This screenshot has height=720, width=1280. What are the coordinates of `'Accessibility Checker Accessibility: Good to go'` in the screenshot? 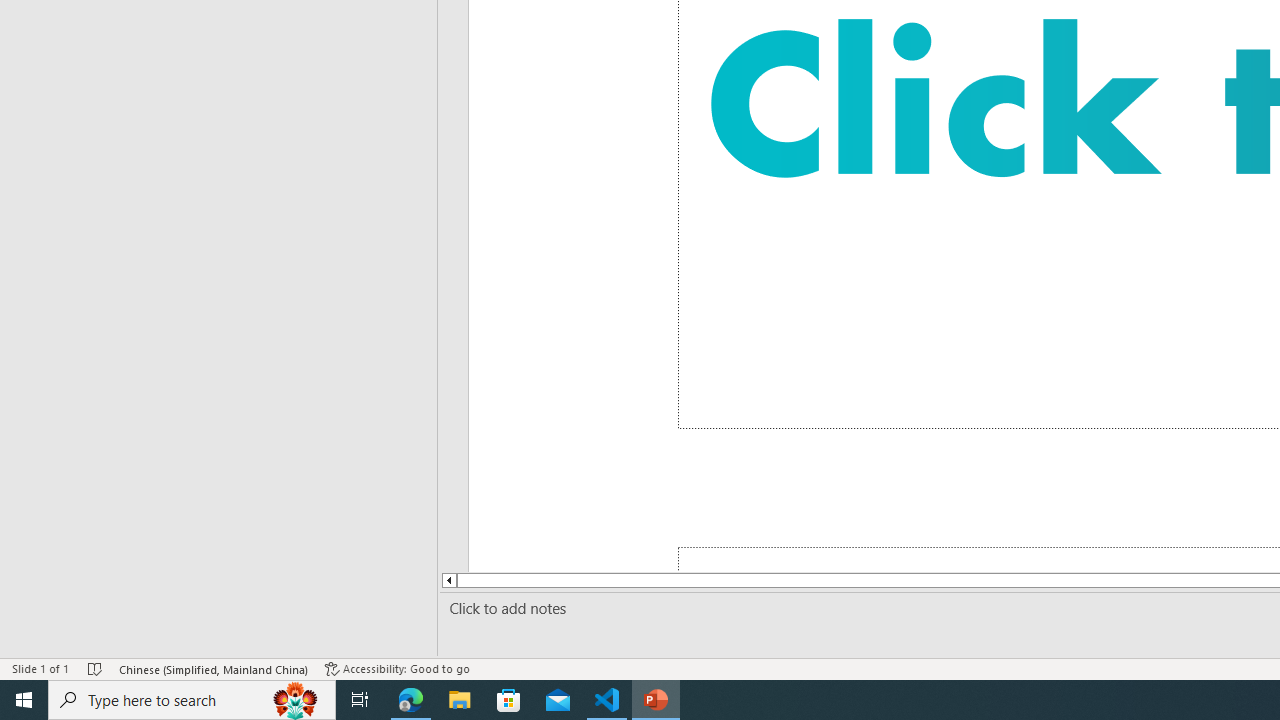 It's located at (397, 669).